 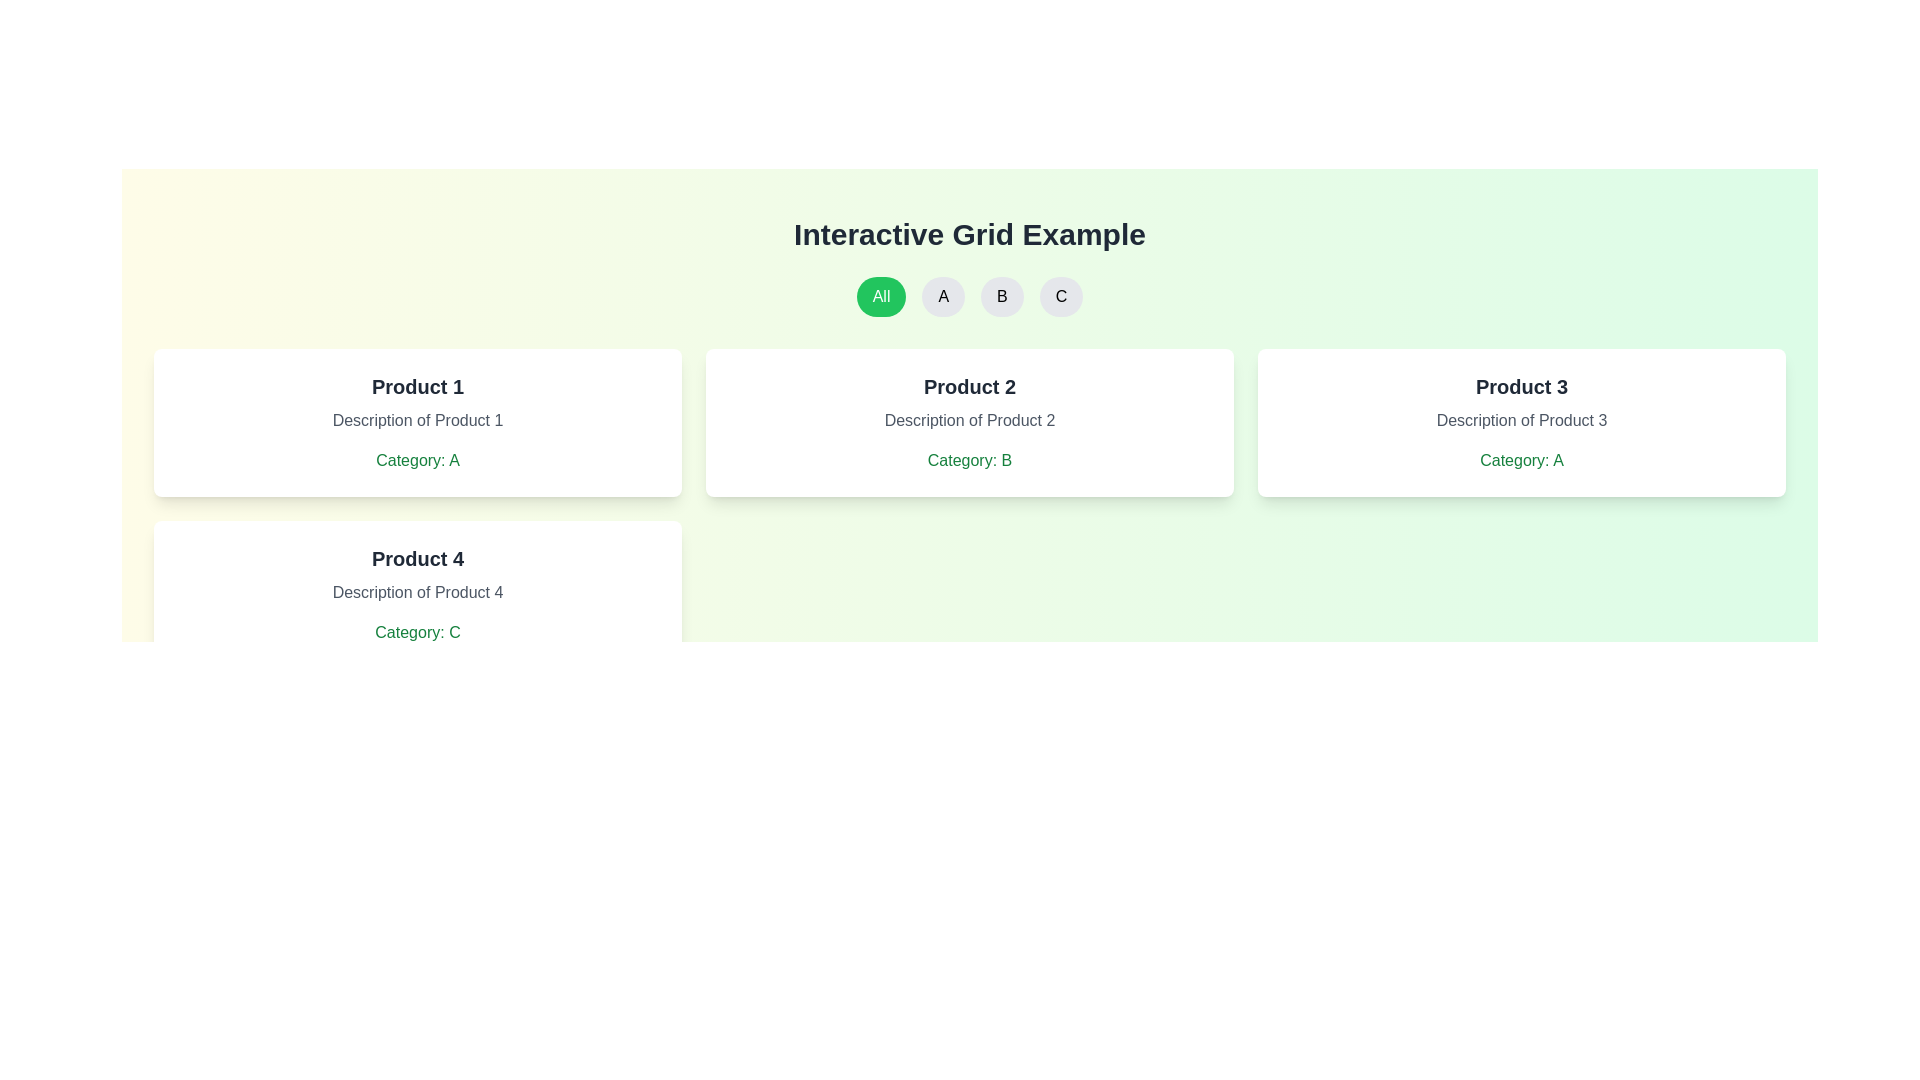 I want to click on the Text label that provides additional descriptive information about 'Product 1', located between the title 'Product 1' and the category label 'Category: A', so click(x=416, y=419).